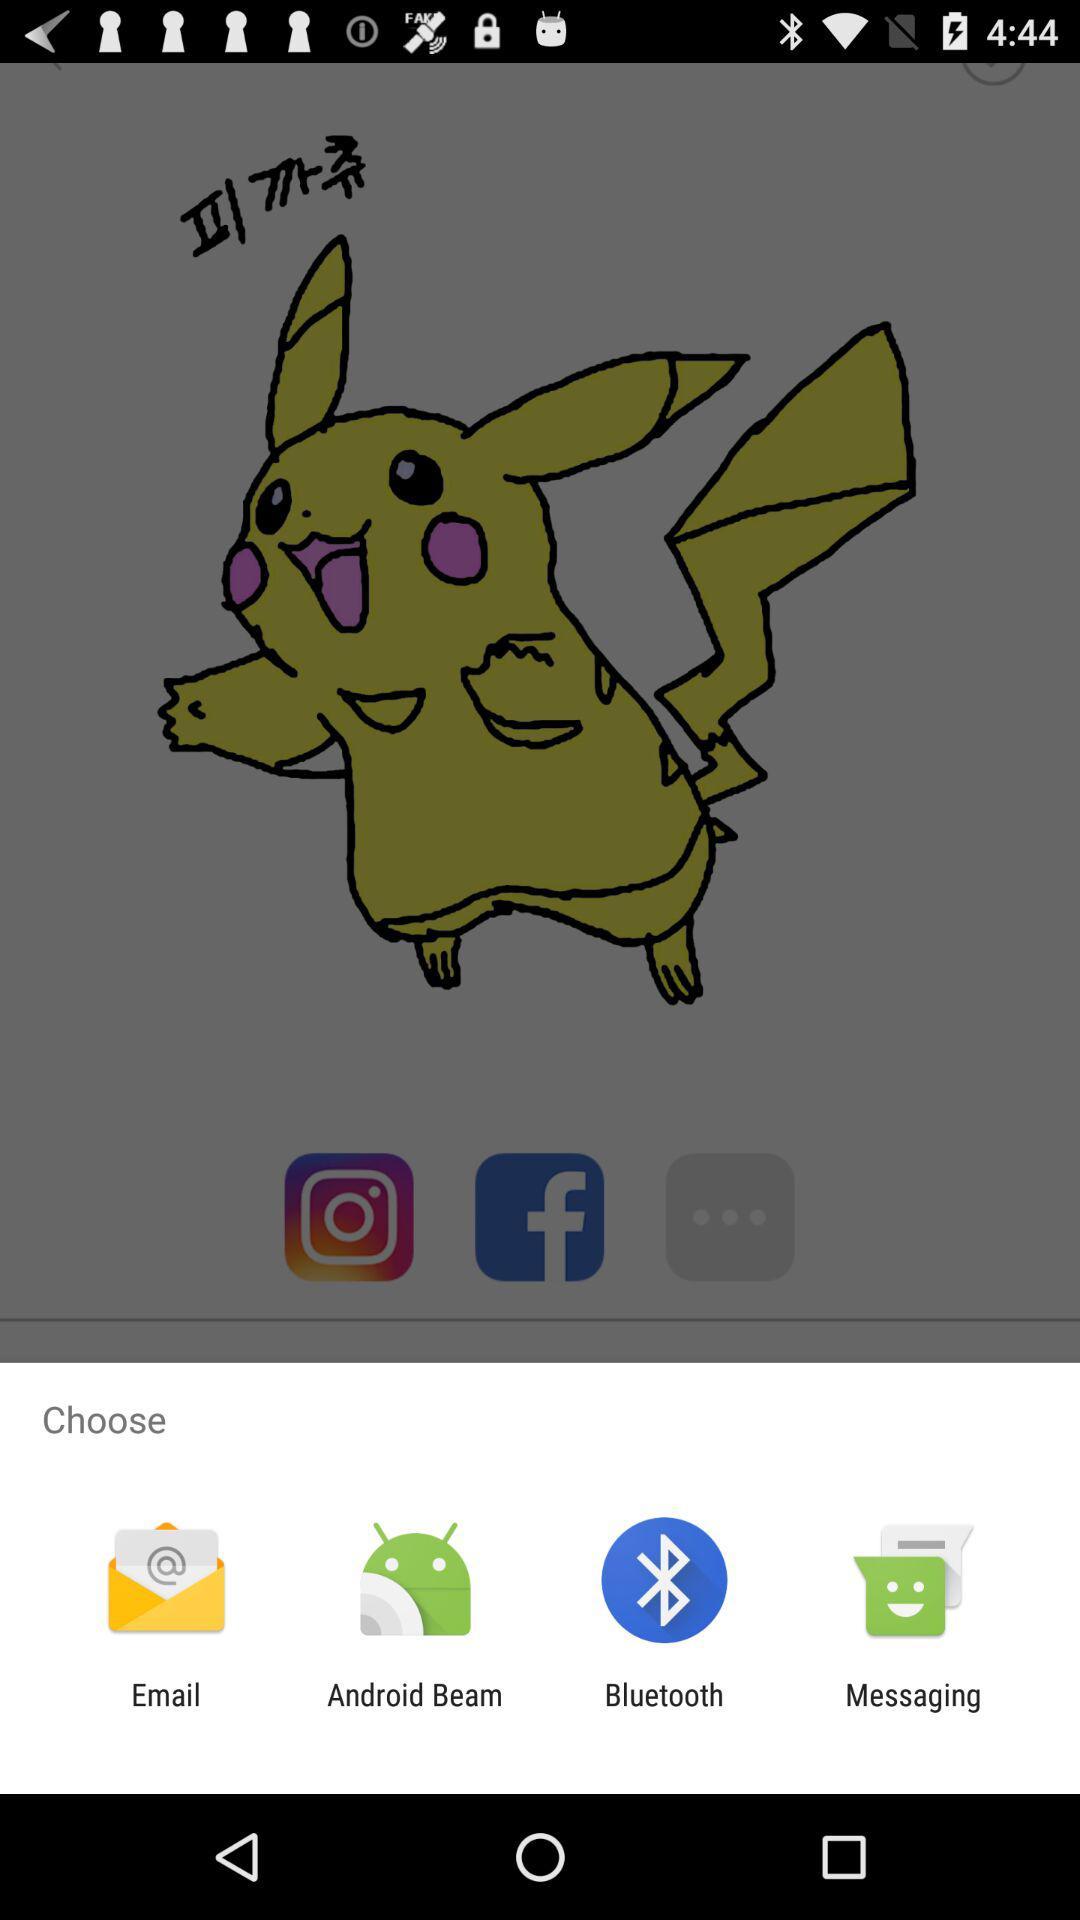  What do you see at coordinates (165, 1711) in the screenshot?
I see `icon to the left of android beam item` at bounding box center [165, 1711].